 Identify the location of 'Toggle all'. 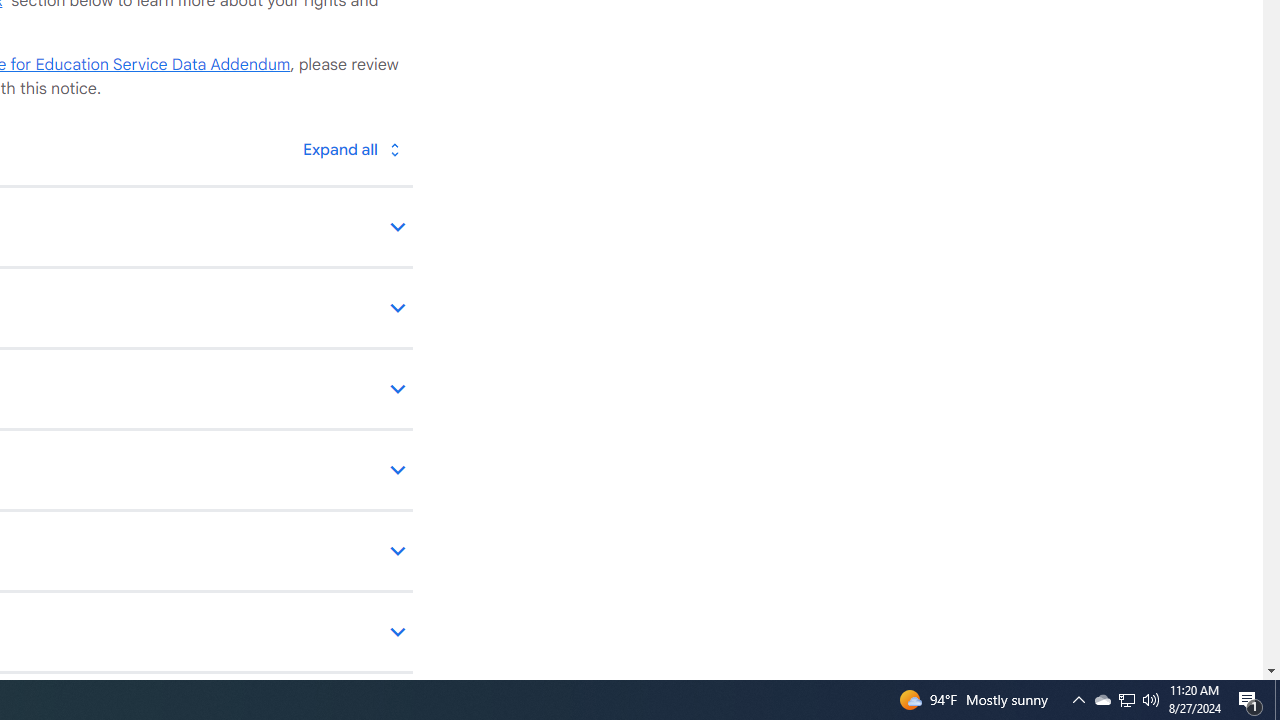
(351, 148).